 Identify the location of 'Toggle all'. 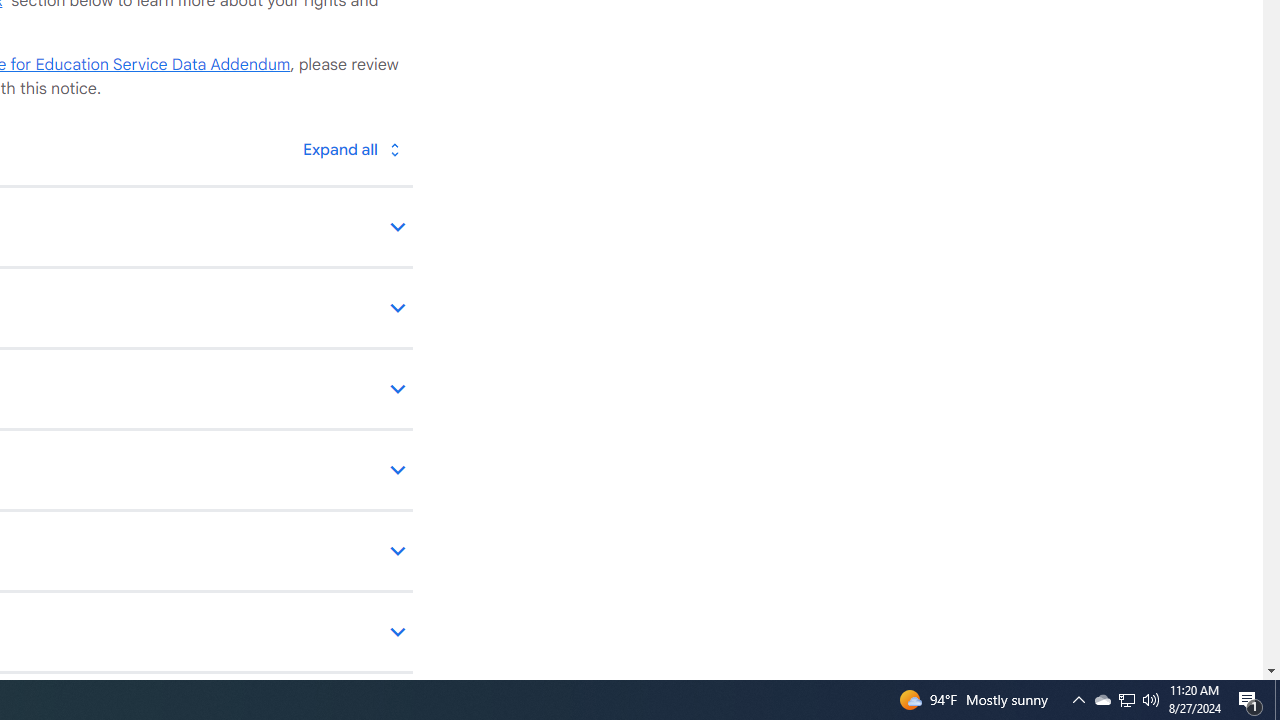
(351, 148).